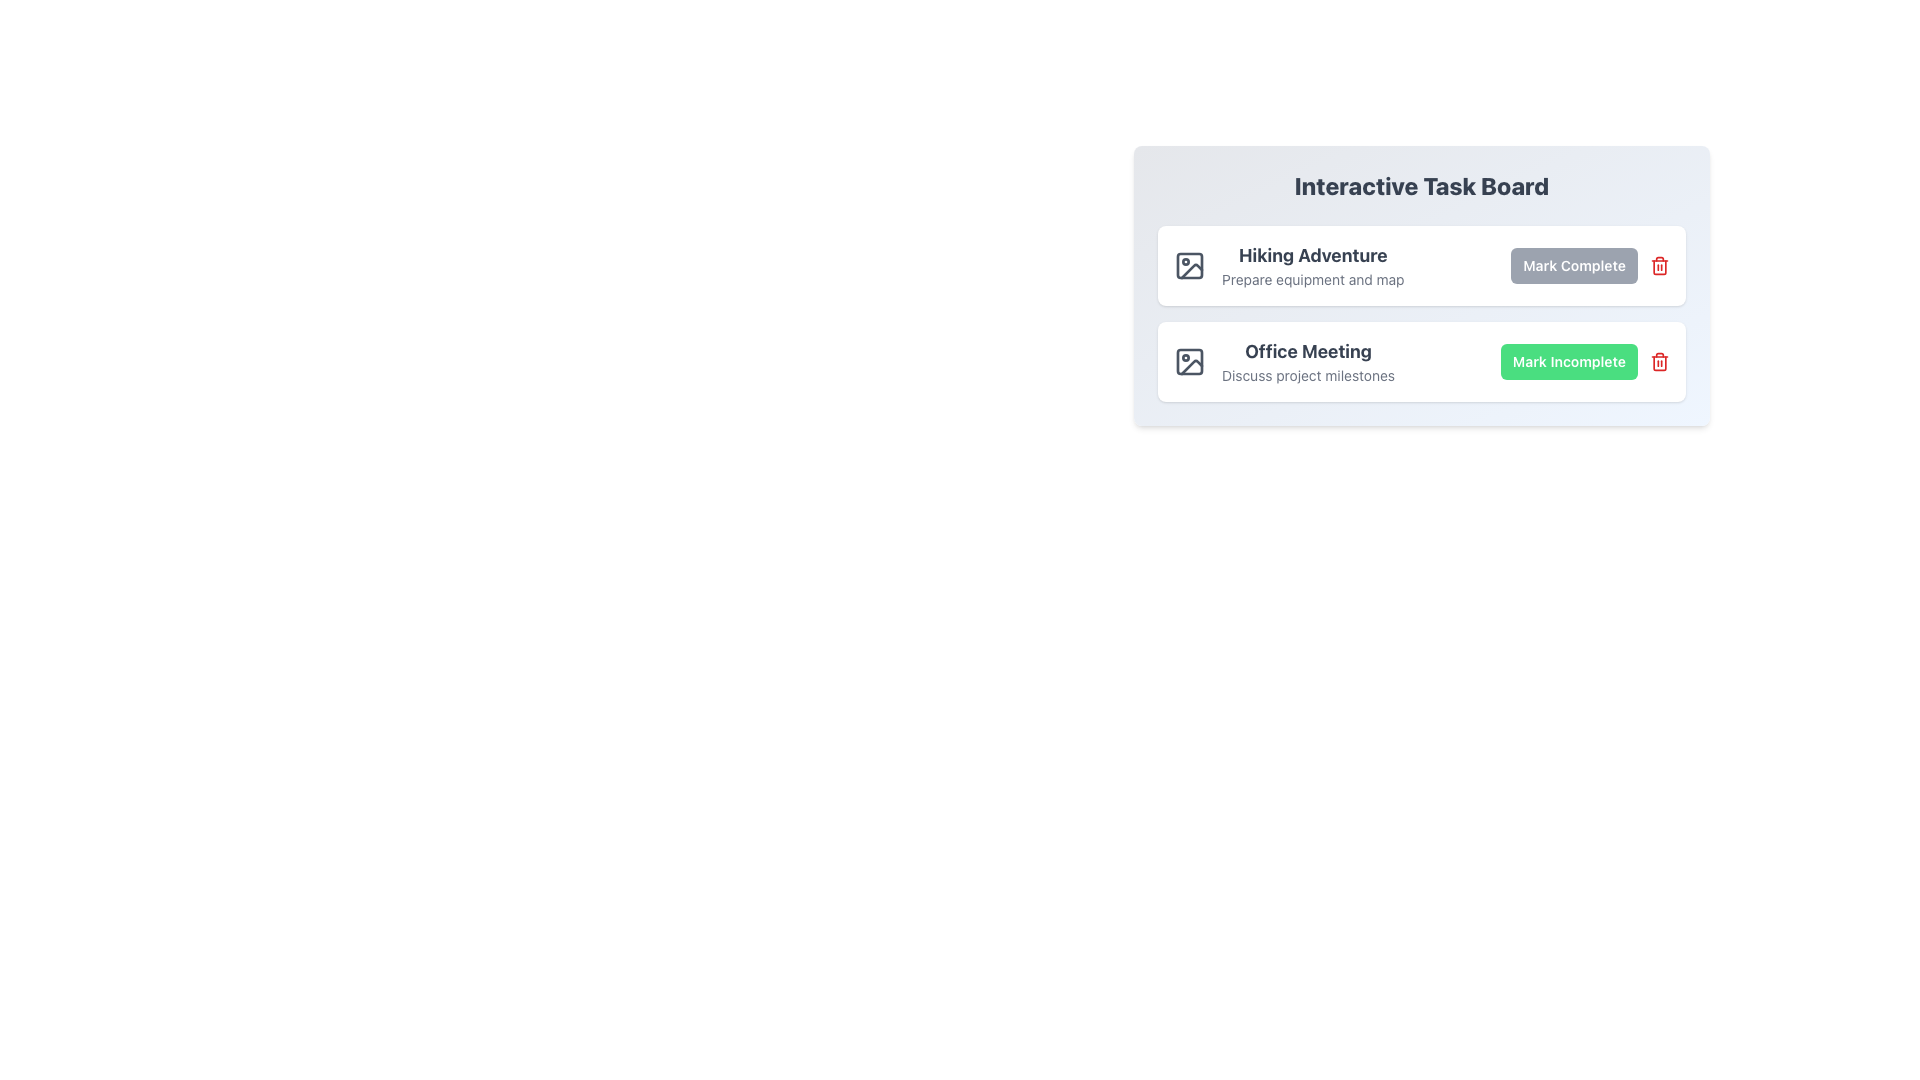 The image size is (1920, 1080). I want to click on the button to mark the 'Hiking Adventure' task as complete, which will display a tooltip if implemented, so click(1573, 265).